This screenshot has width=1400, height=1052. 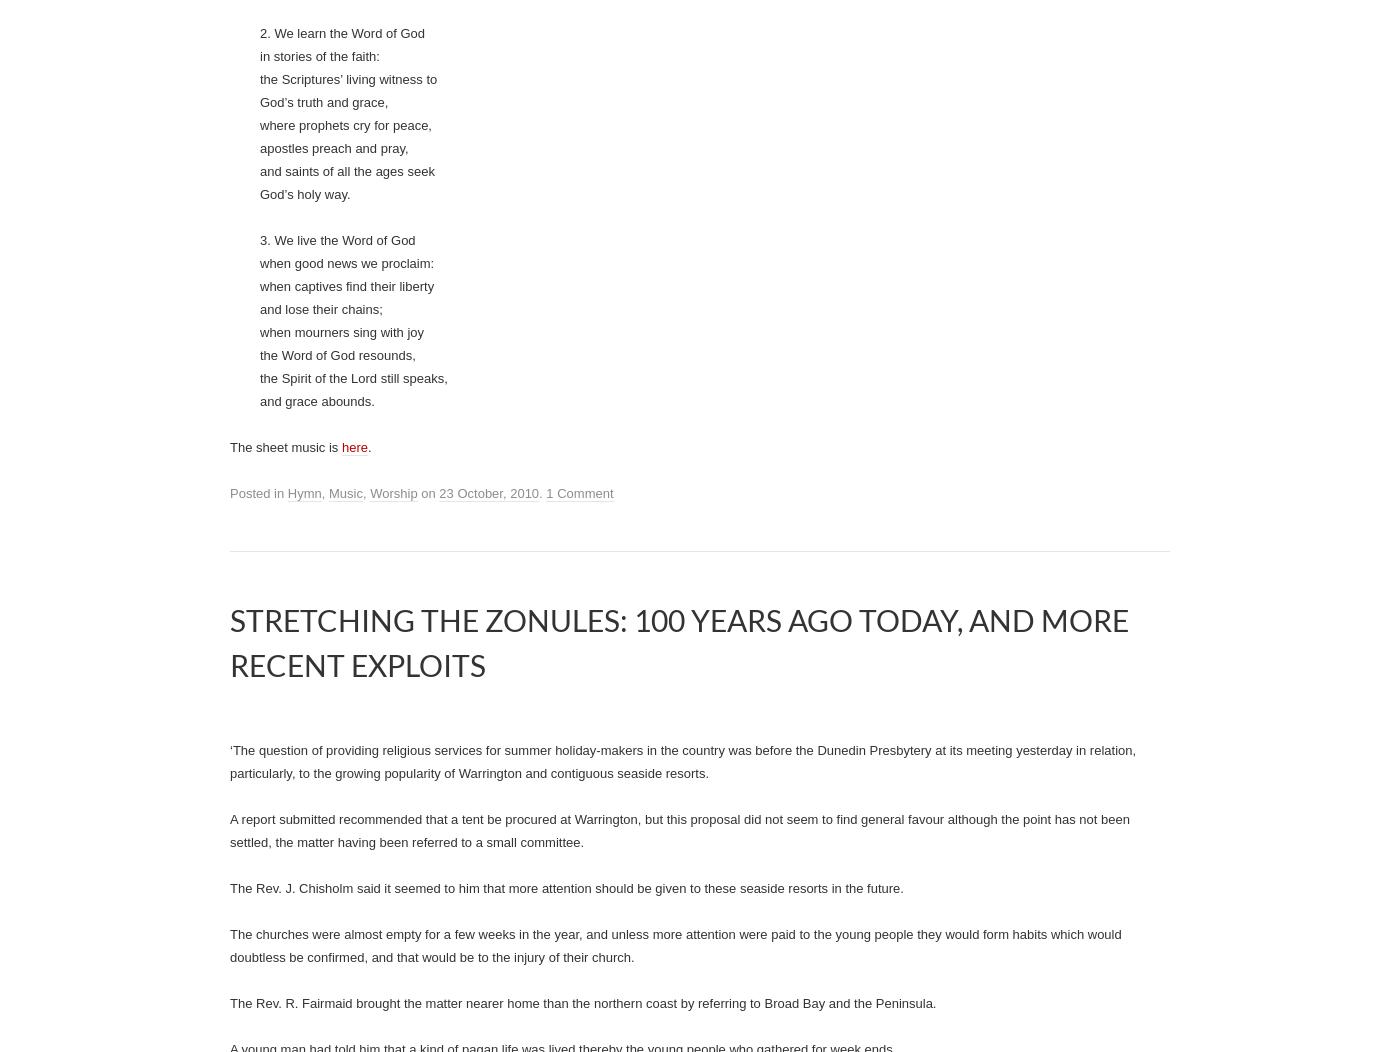 What do you see at coordinates (334, 915) in the screenshot?
I see `'apostles preach and pray,'` at bounding box center [334, 915].